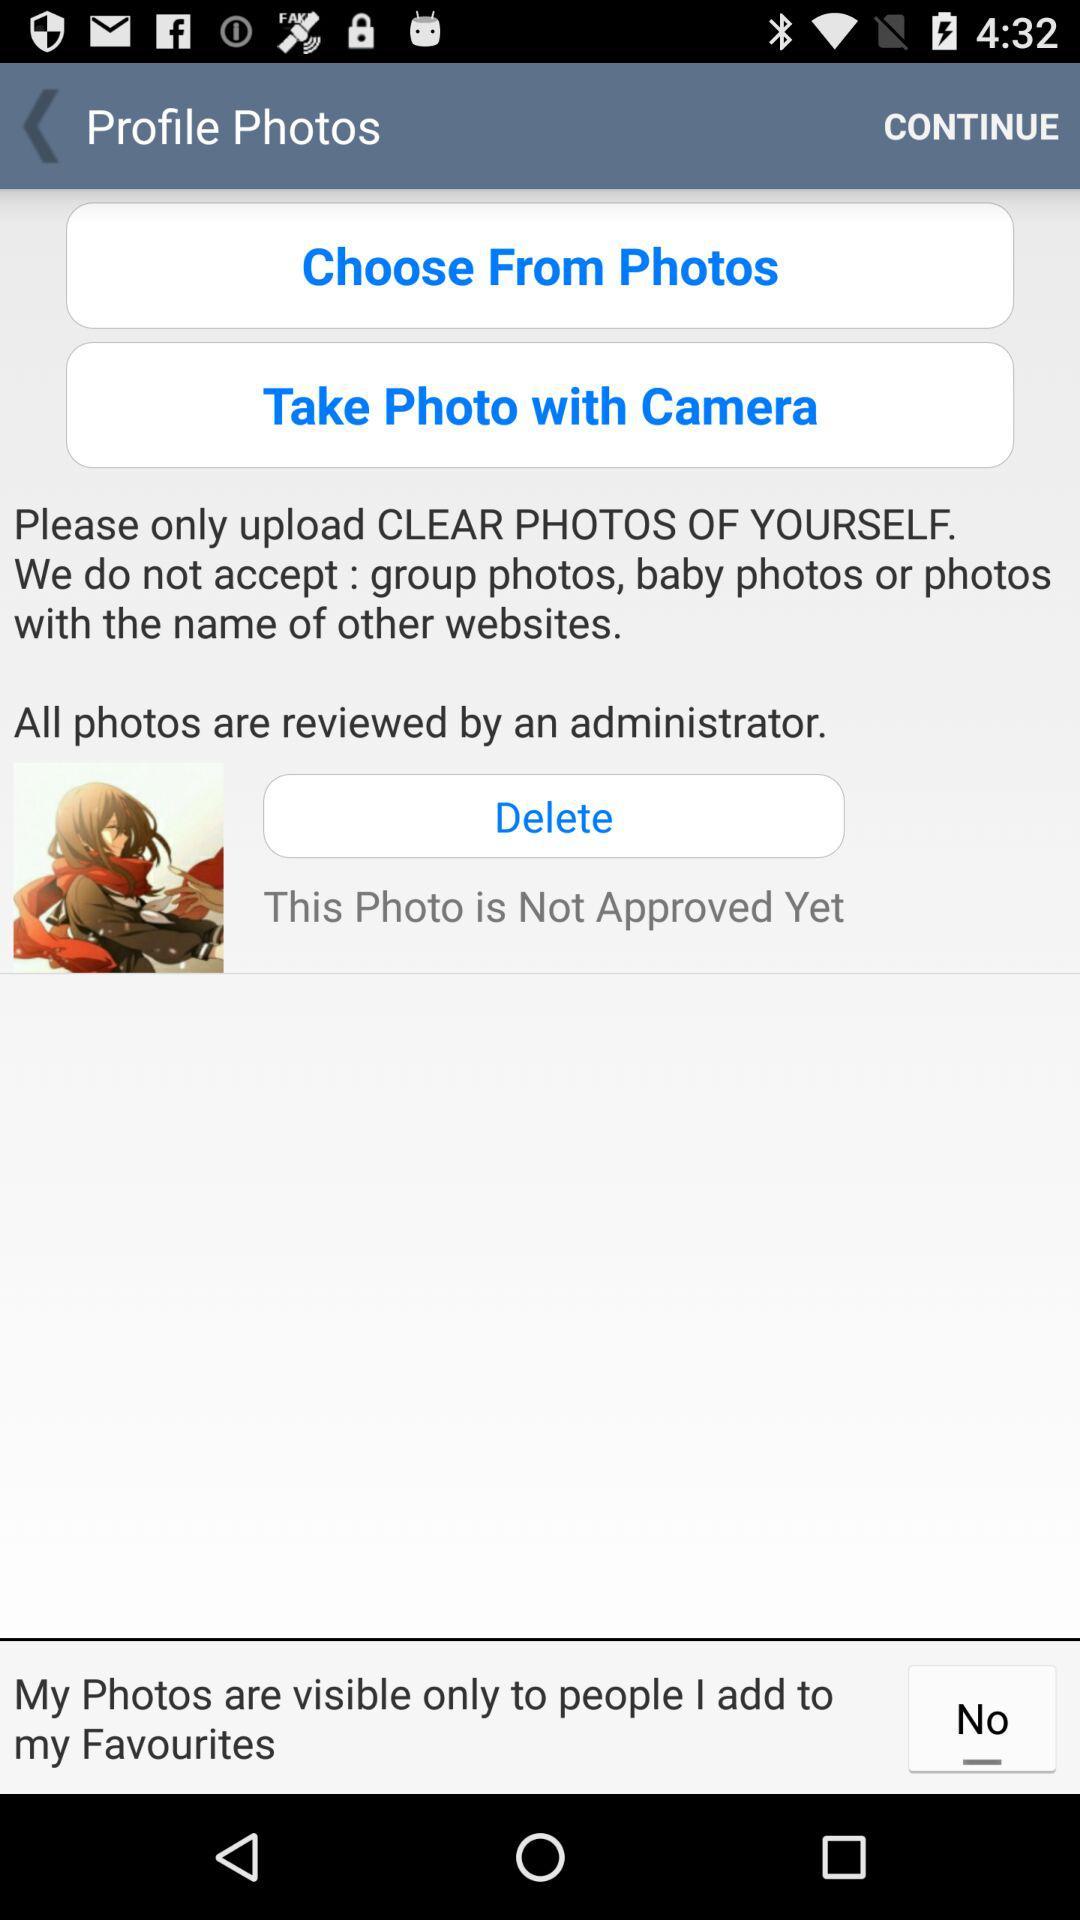 The image size is (1080, 1920). What do you see at coordinates (540, 264) in the screenshot?
I see `button above take photo with item` at bounding box center [540, 264].